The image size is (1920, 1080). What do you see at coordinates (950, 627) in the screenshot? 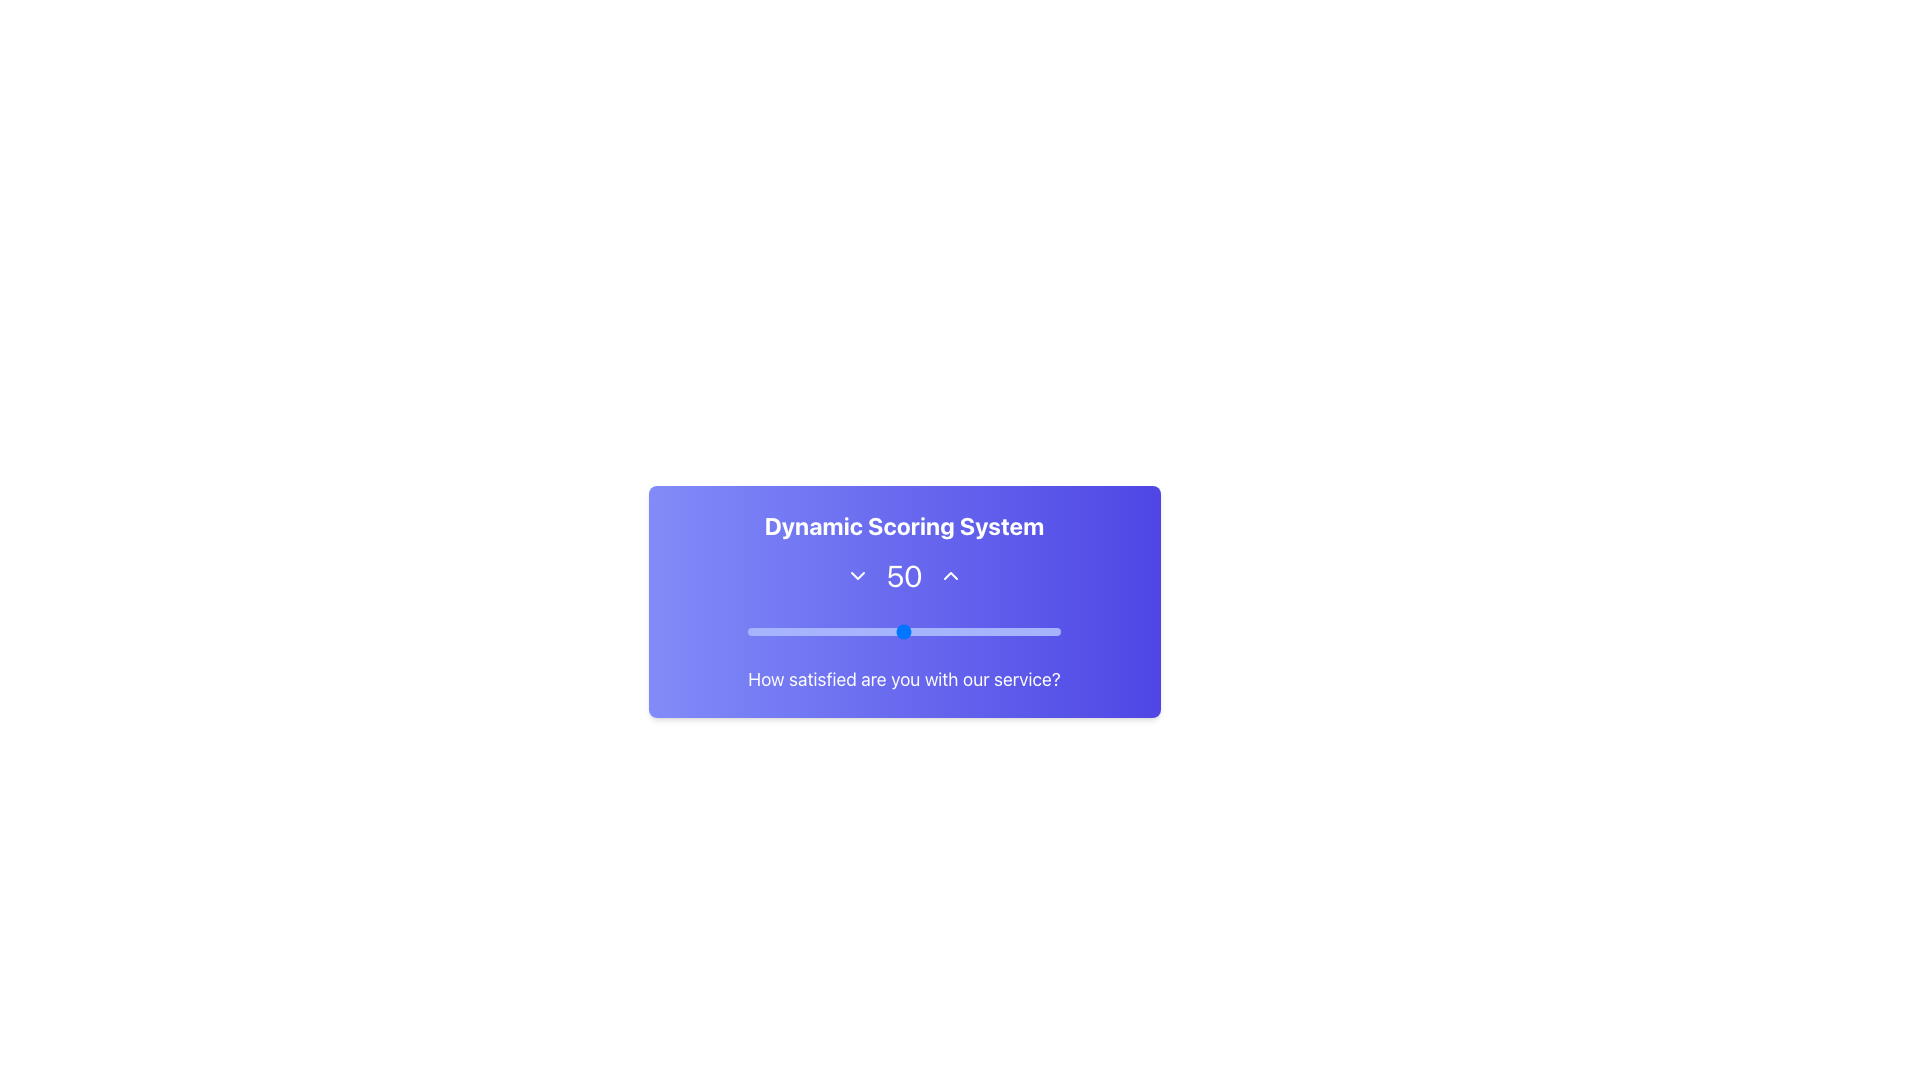
I see `the slider` at bounding box center [950, 627].